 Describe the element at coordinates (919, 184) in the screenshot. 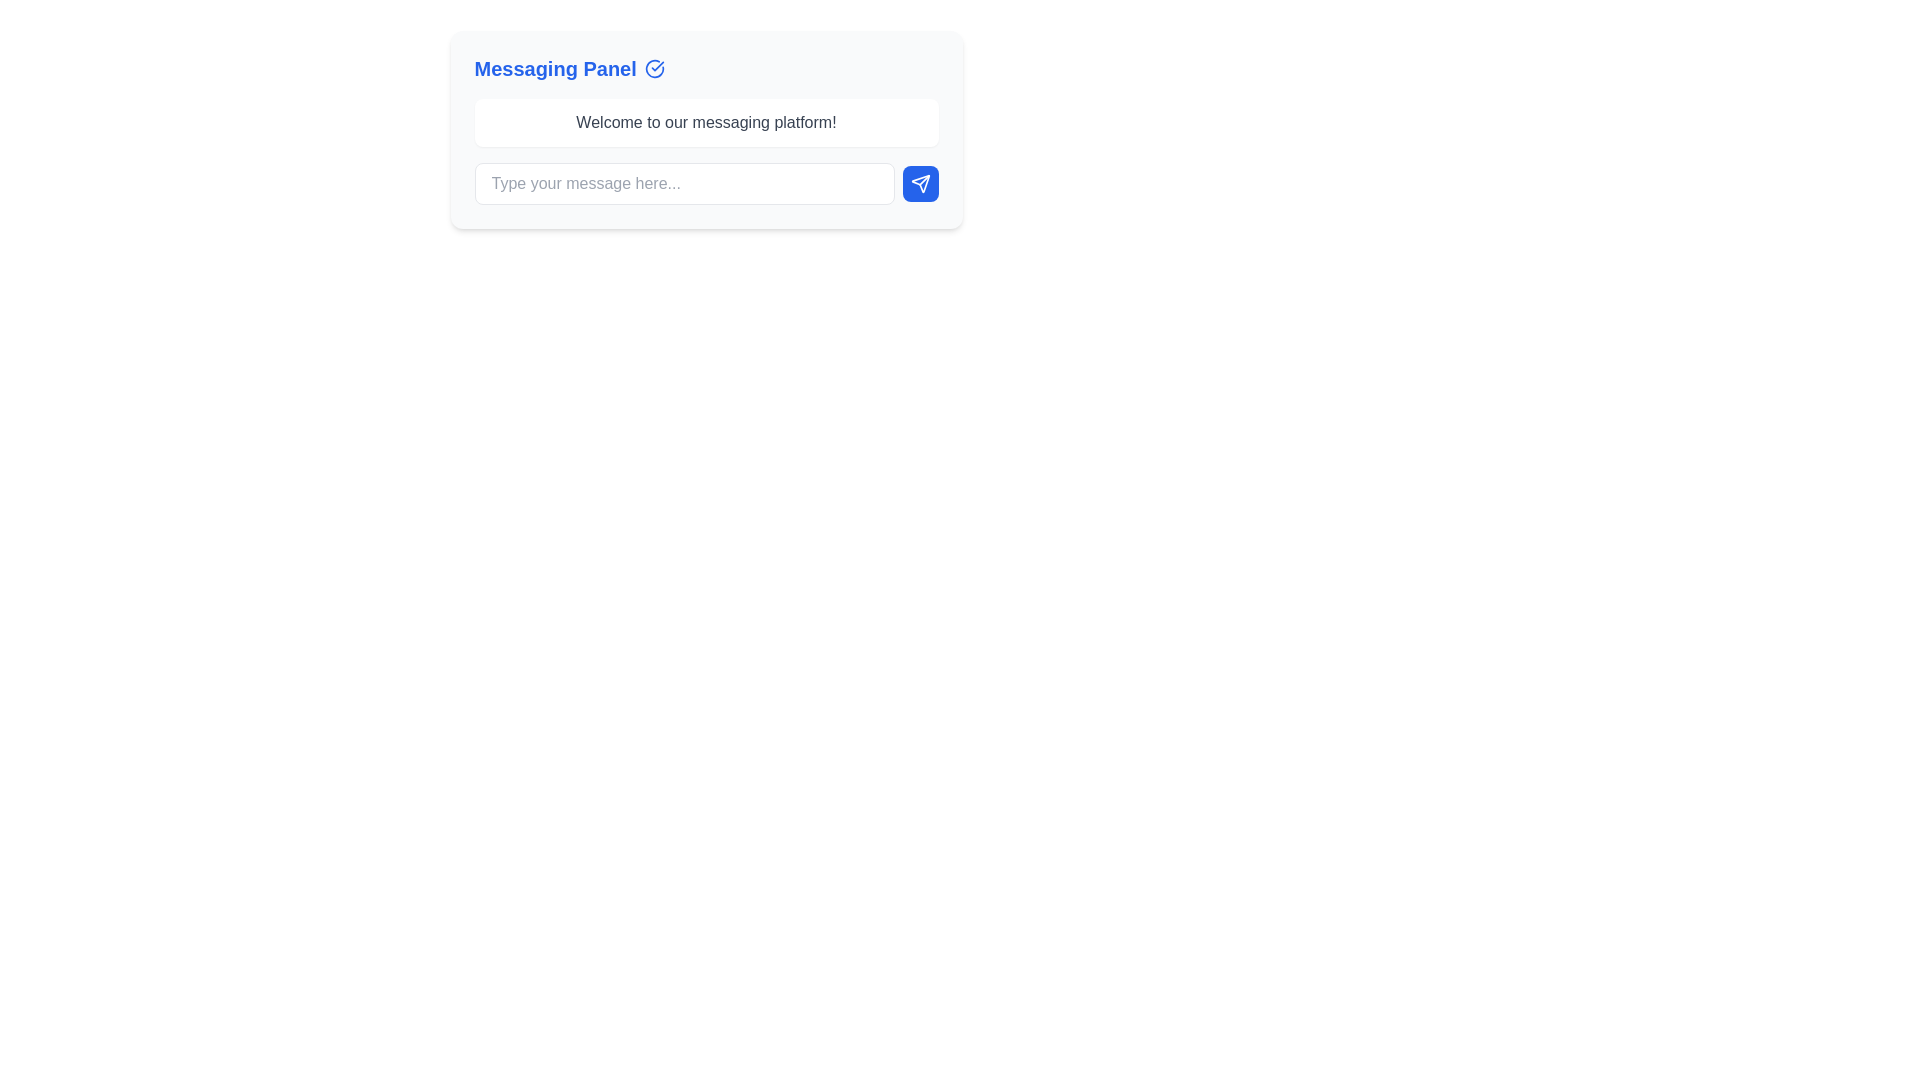

I see `the 'send' button icon located within a circular button` at that location.